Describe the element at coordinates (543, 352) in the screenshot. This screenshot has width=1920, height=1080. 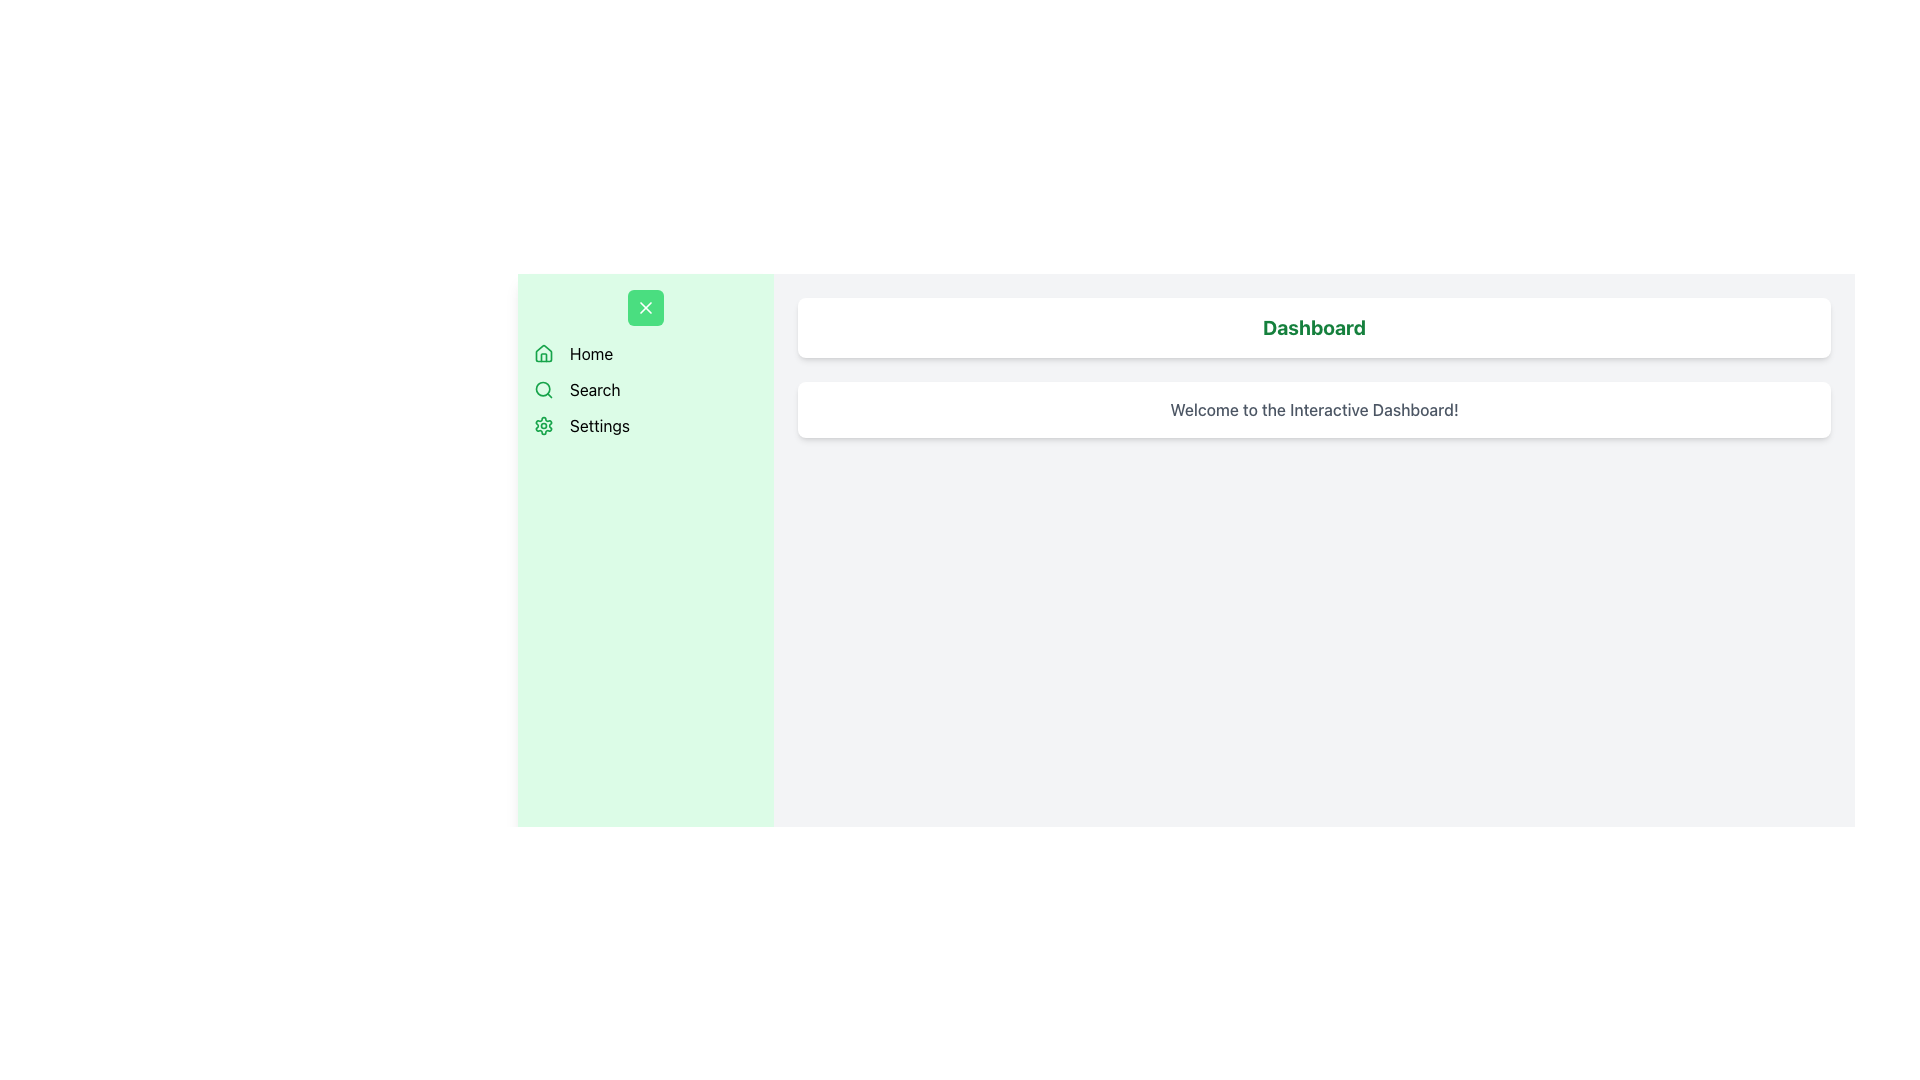
I see `the home icon in the navigation sidebar by` at that location.